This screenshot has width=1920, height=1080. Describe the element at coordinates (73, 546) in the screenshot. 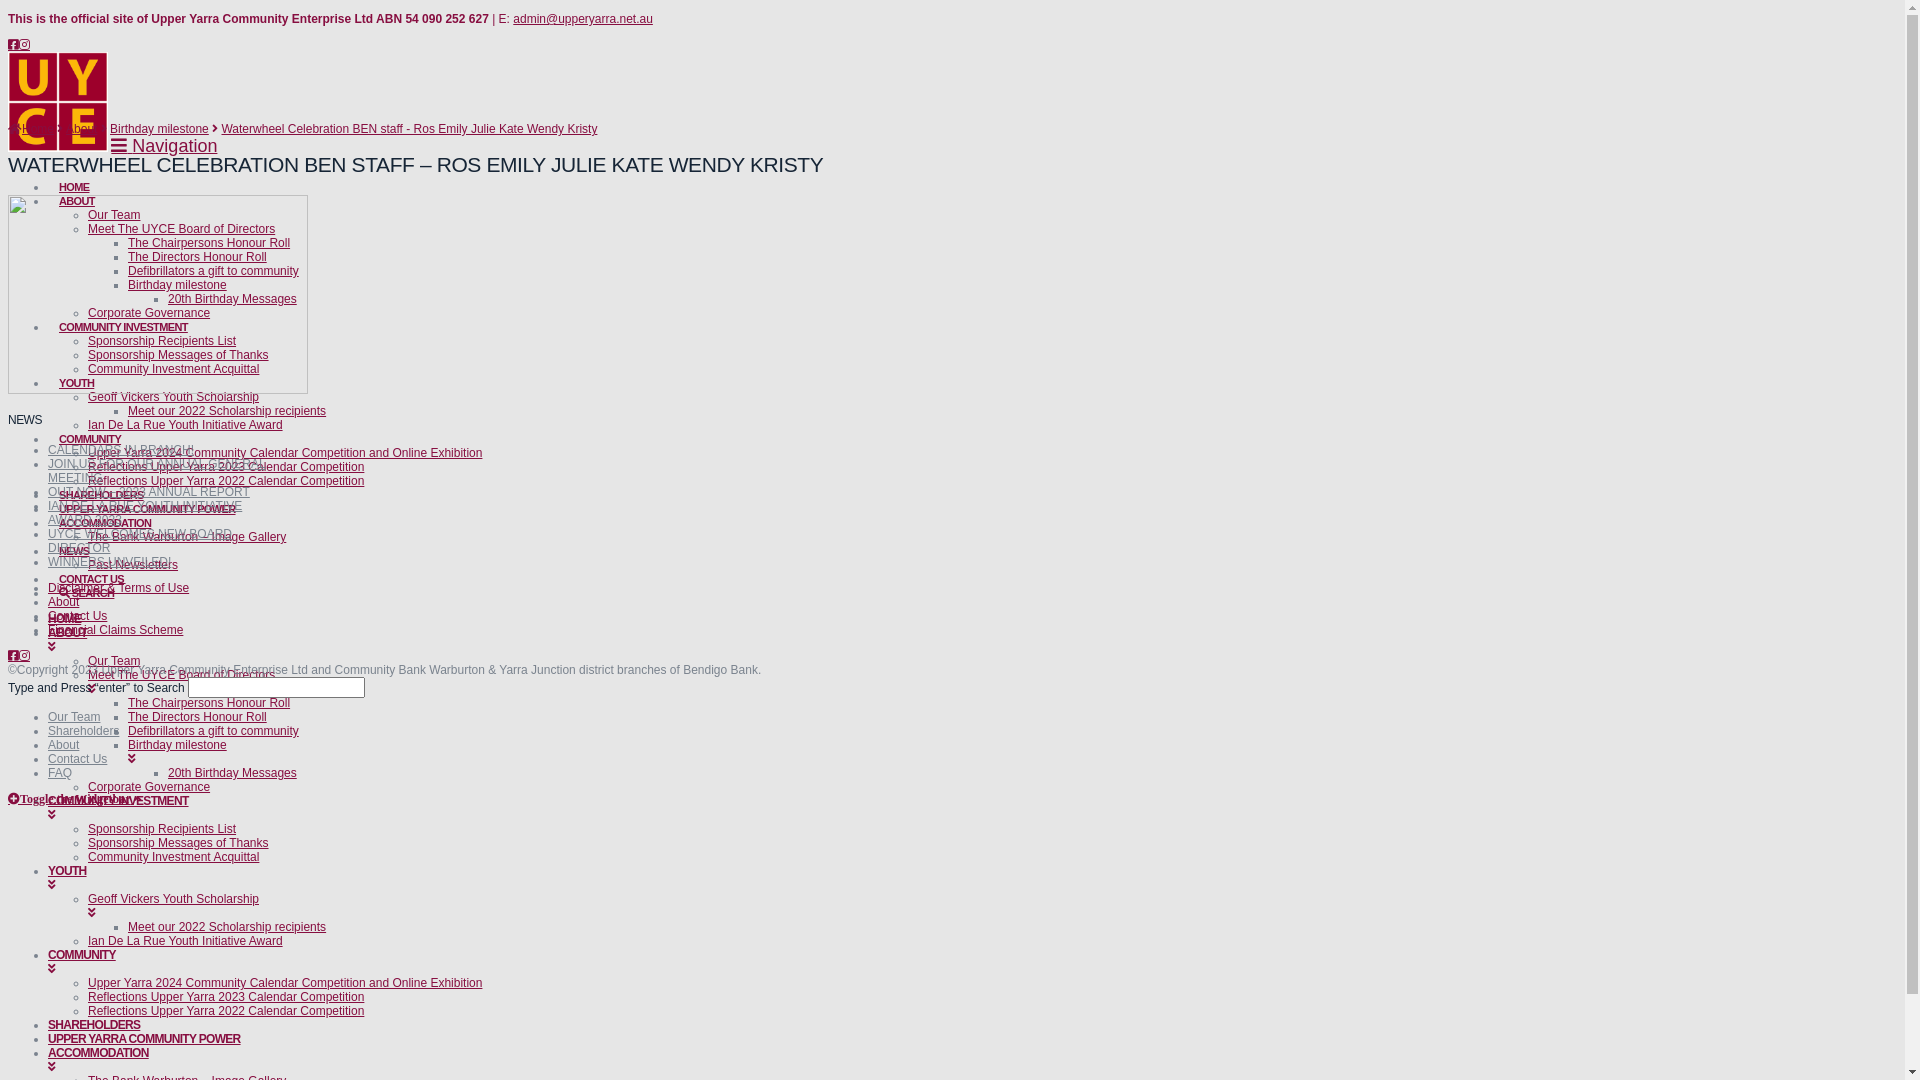

I see `'NEWS'` at that location.